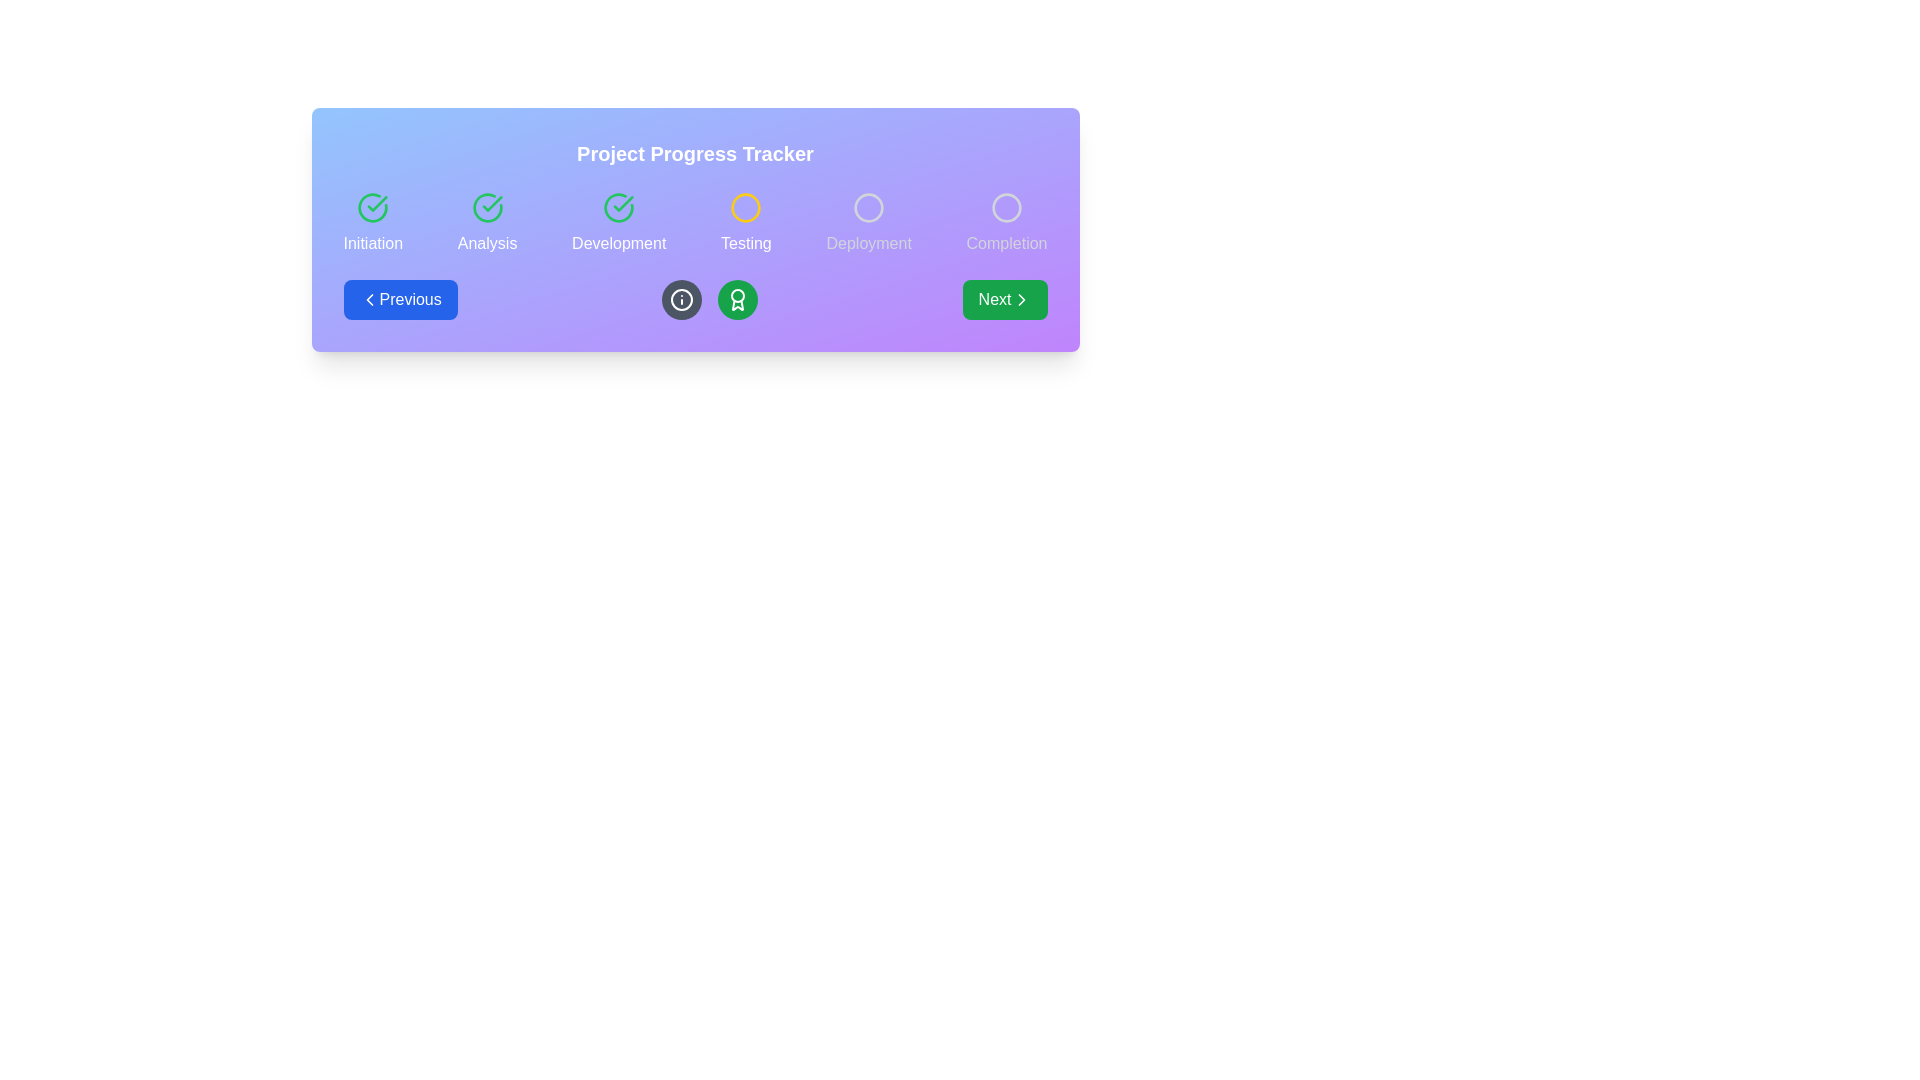 The image size is (1920, 1080). I want to click on the 'Testing' phase indicator in the project tracker, so click(745, 223).